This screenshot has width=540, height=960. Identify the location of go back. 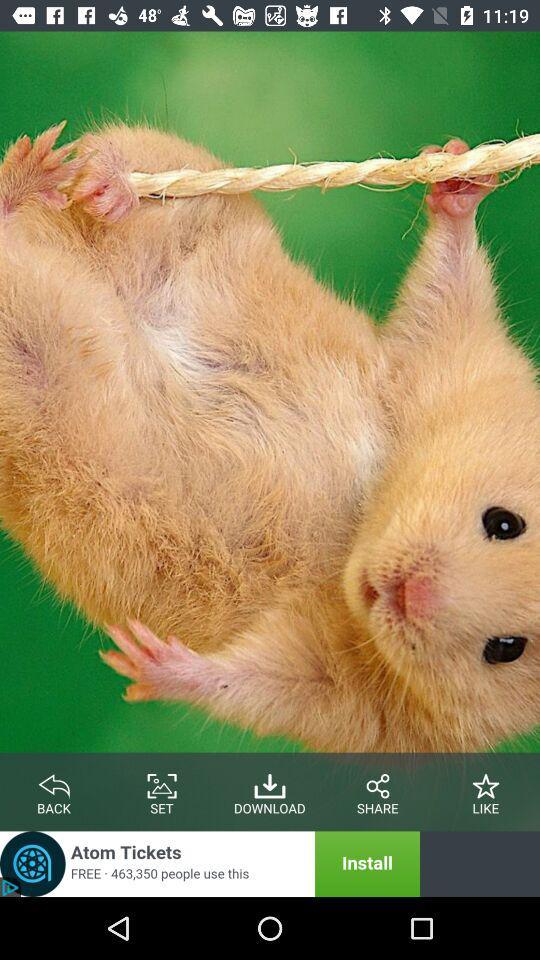
(54, 782).